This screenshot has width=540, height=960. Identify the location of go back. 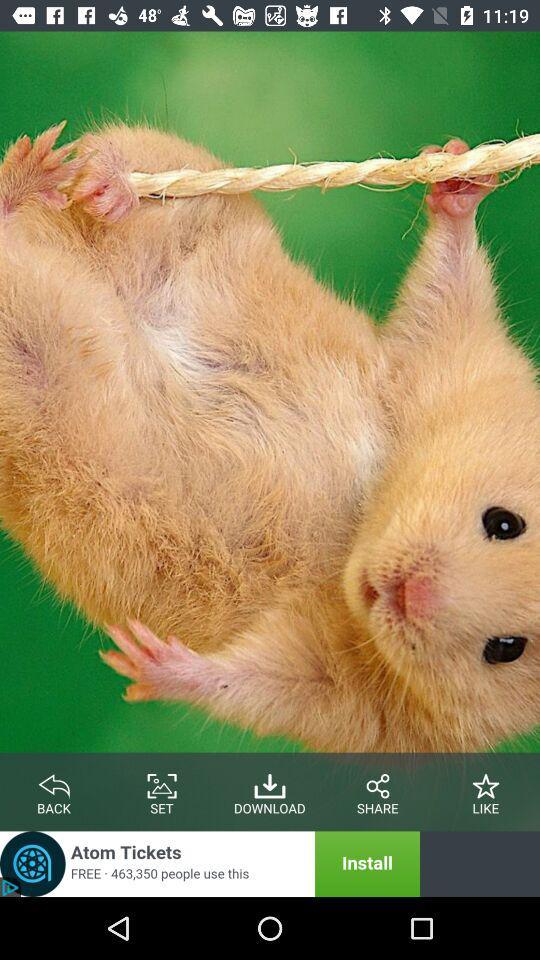
(54, 782).